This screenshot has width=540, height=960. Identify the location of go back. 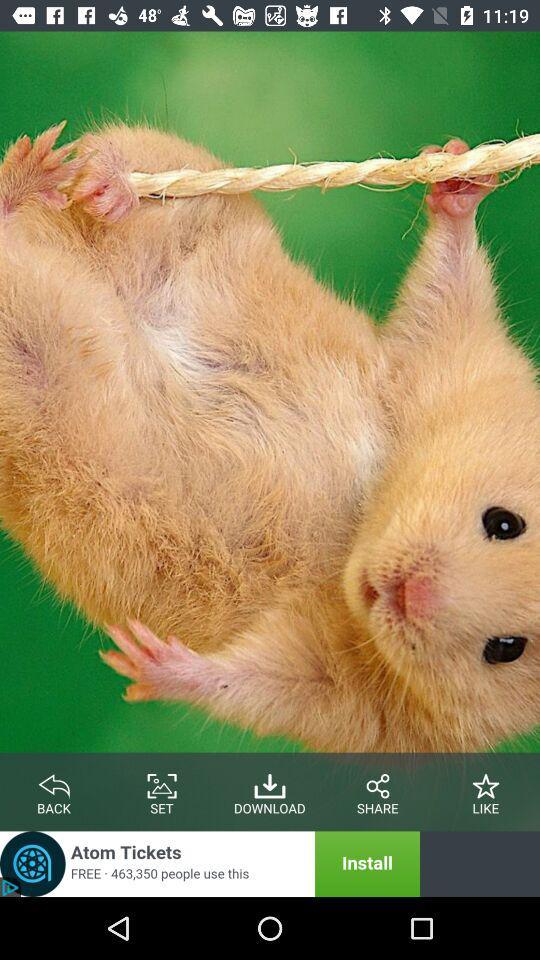
(54, 782).